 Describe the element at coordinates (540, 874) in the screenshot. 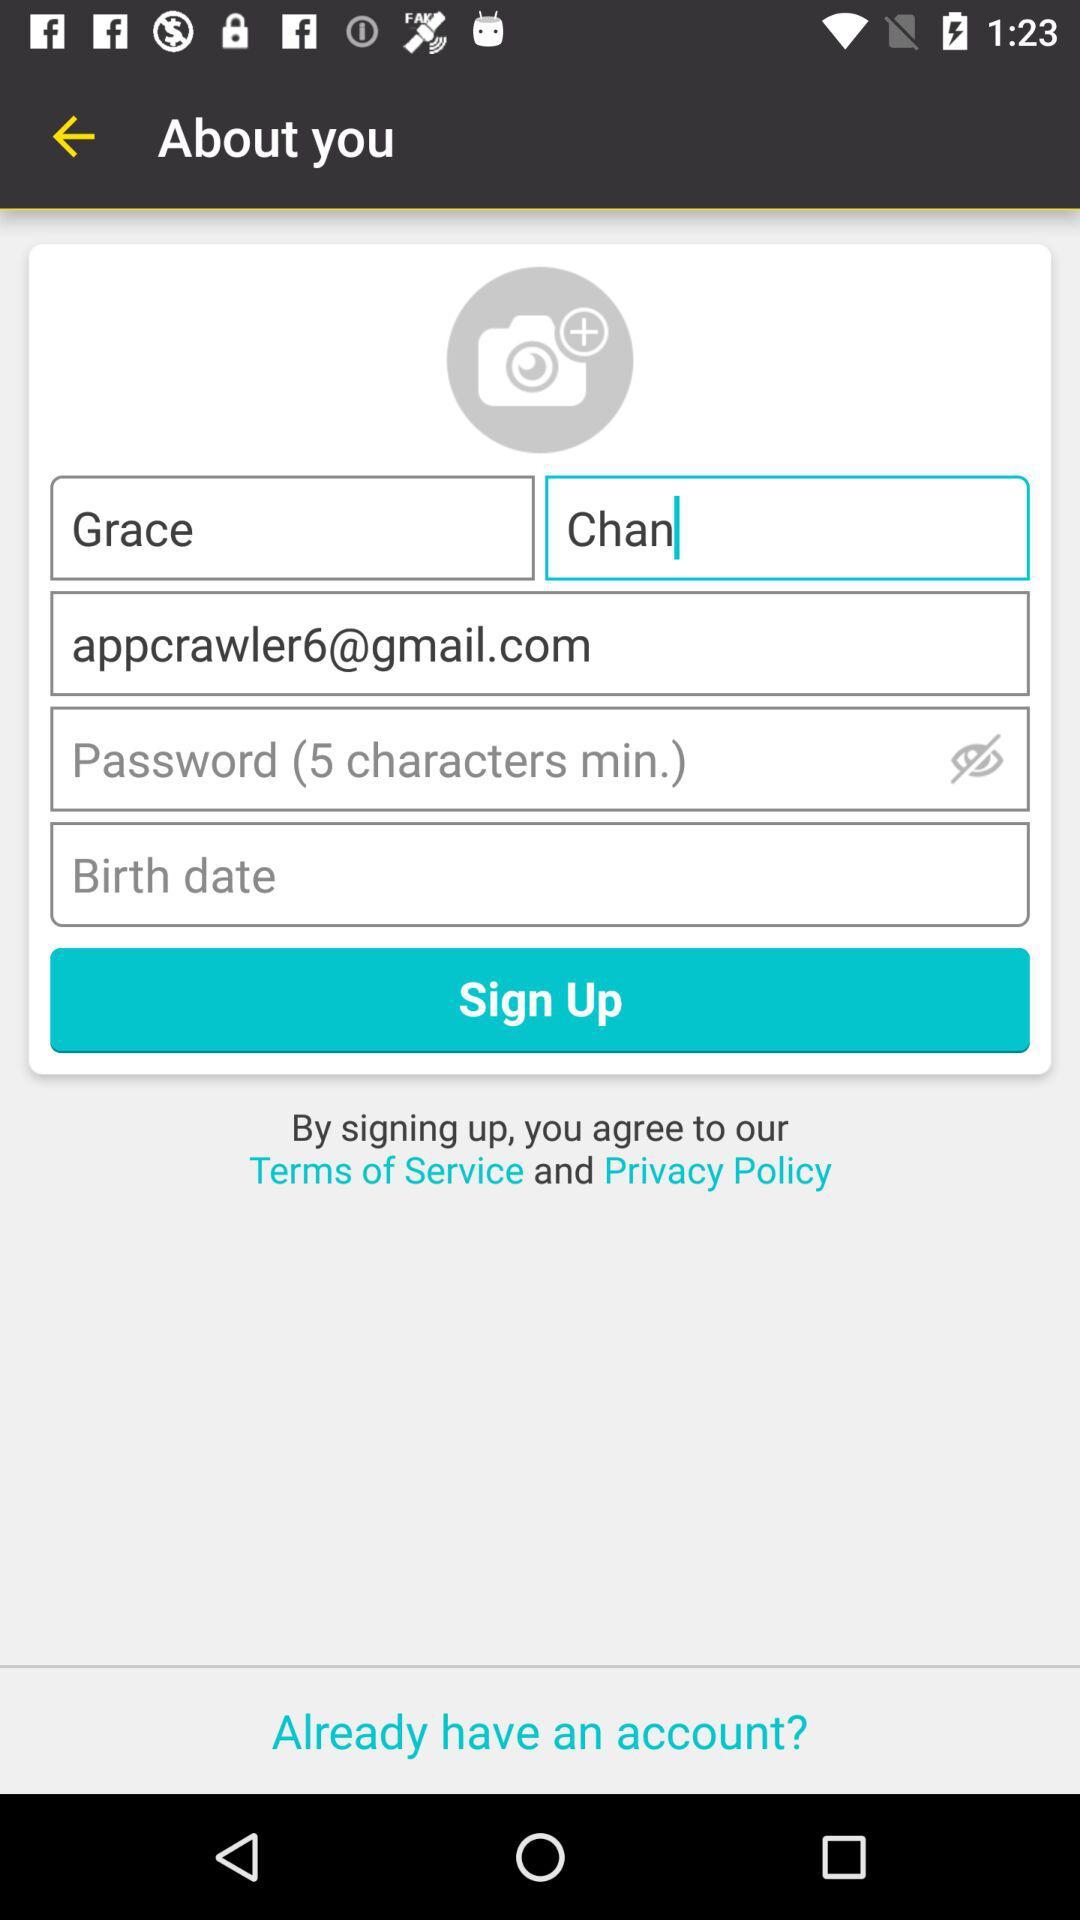

I see `birthdate` at that location.